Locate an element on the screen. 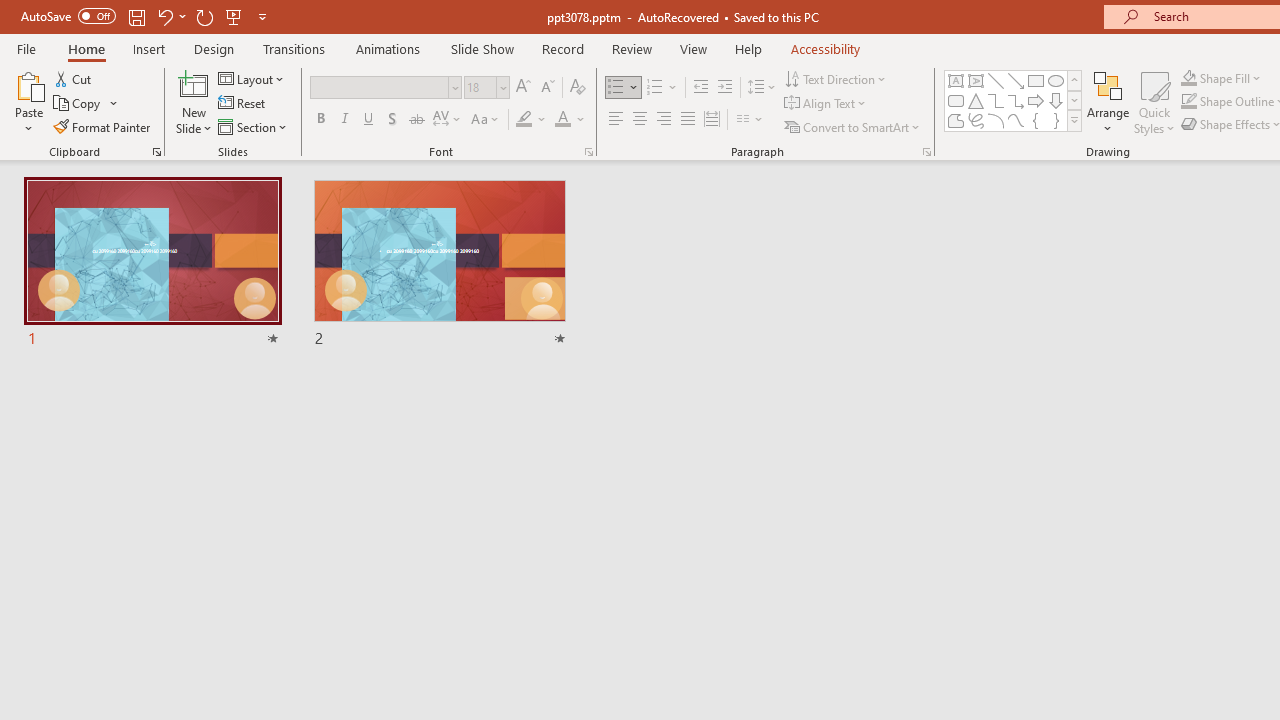 This screenshot has width=1280, height=720. 'Shape Outline Green, Accent 1' is located at coordinates (1189, 101).